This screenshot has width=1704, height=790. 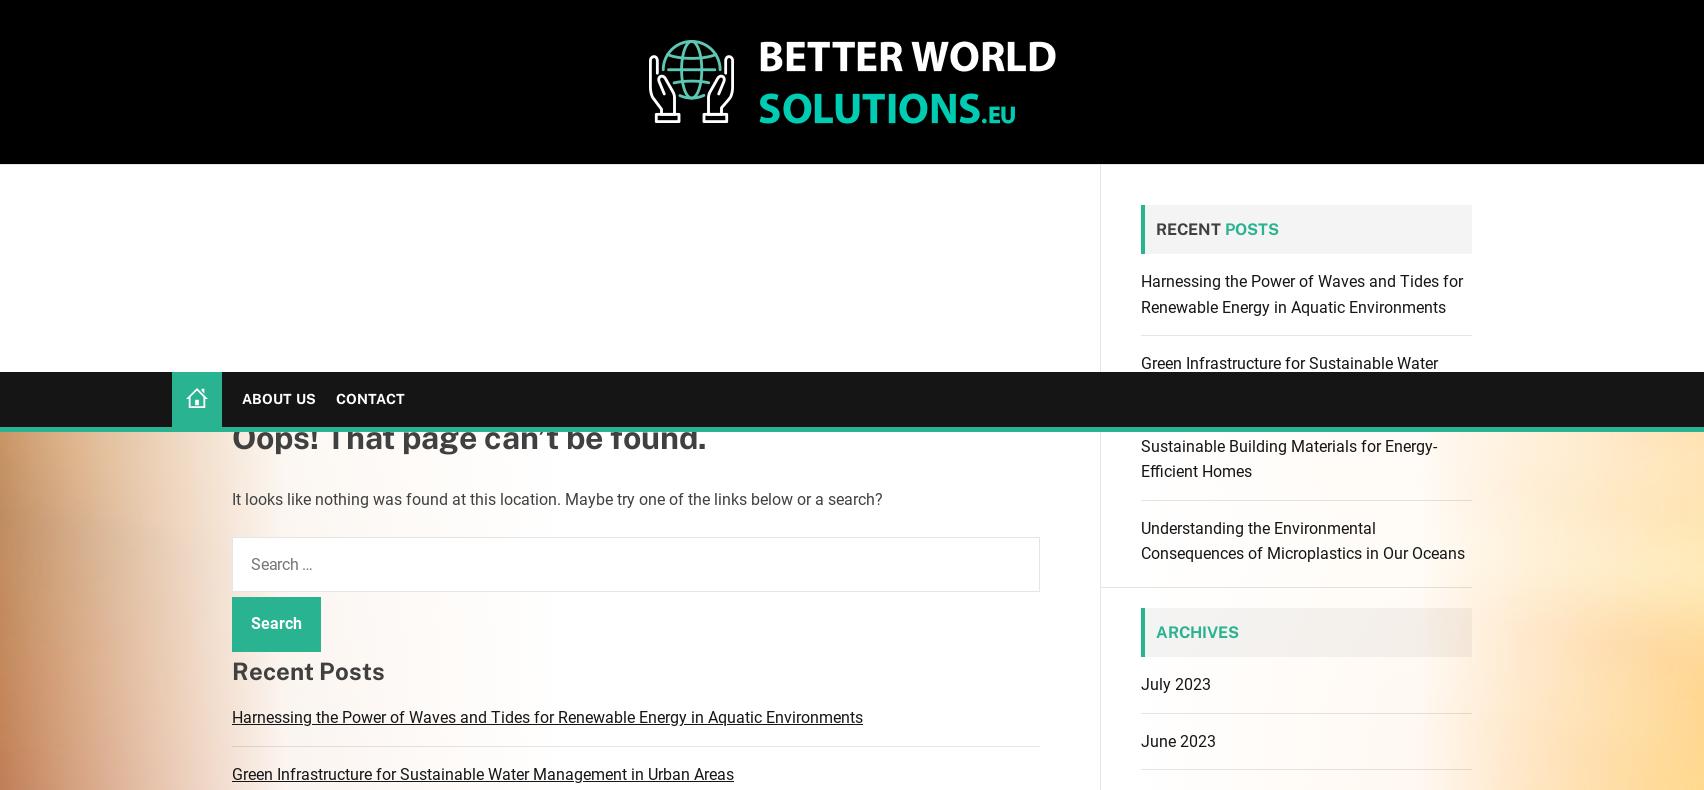 What do you see at coordinates (231, 296) in the screenshot?
I see `'Recent Posts'` at bounding box center [231, 296].